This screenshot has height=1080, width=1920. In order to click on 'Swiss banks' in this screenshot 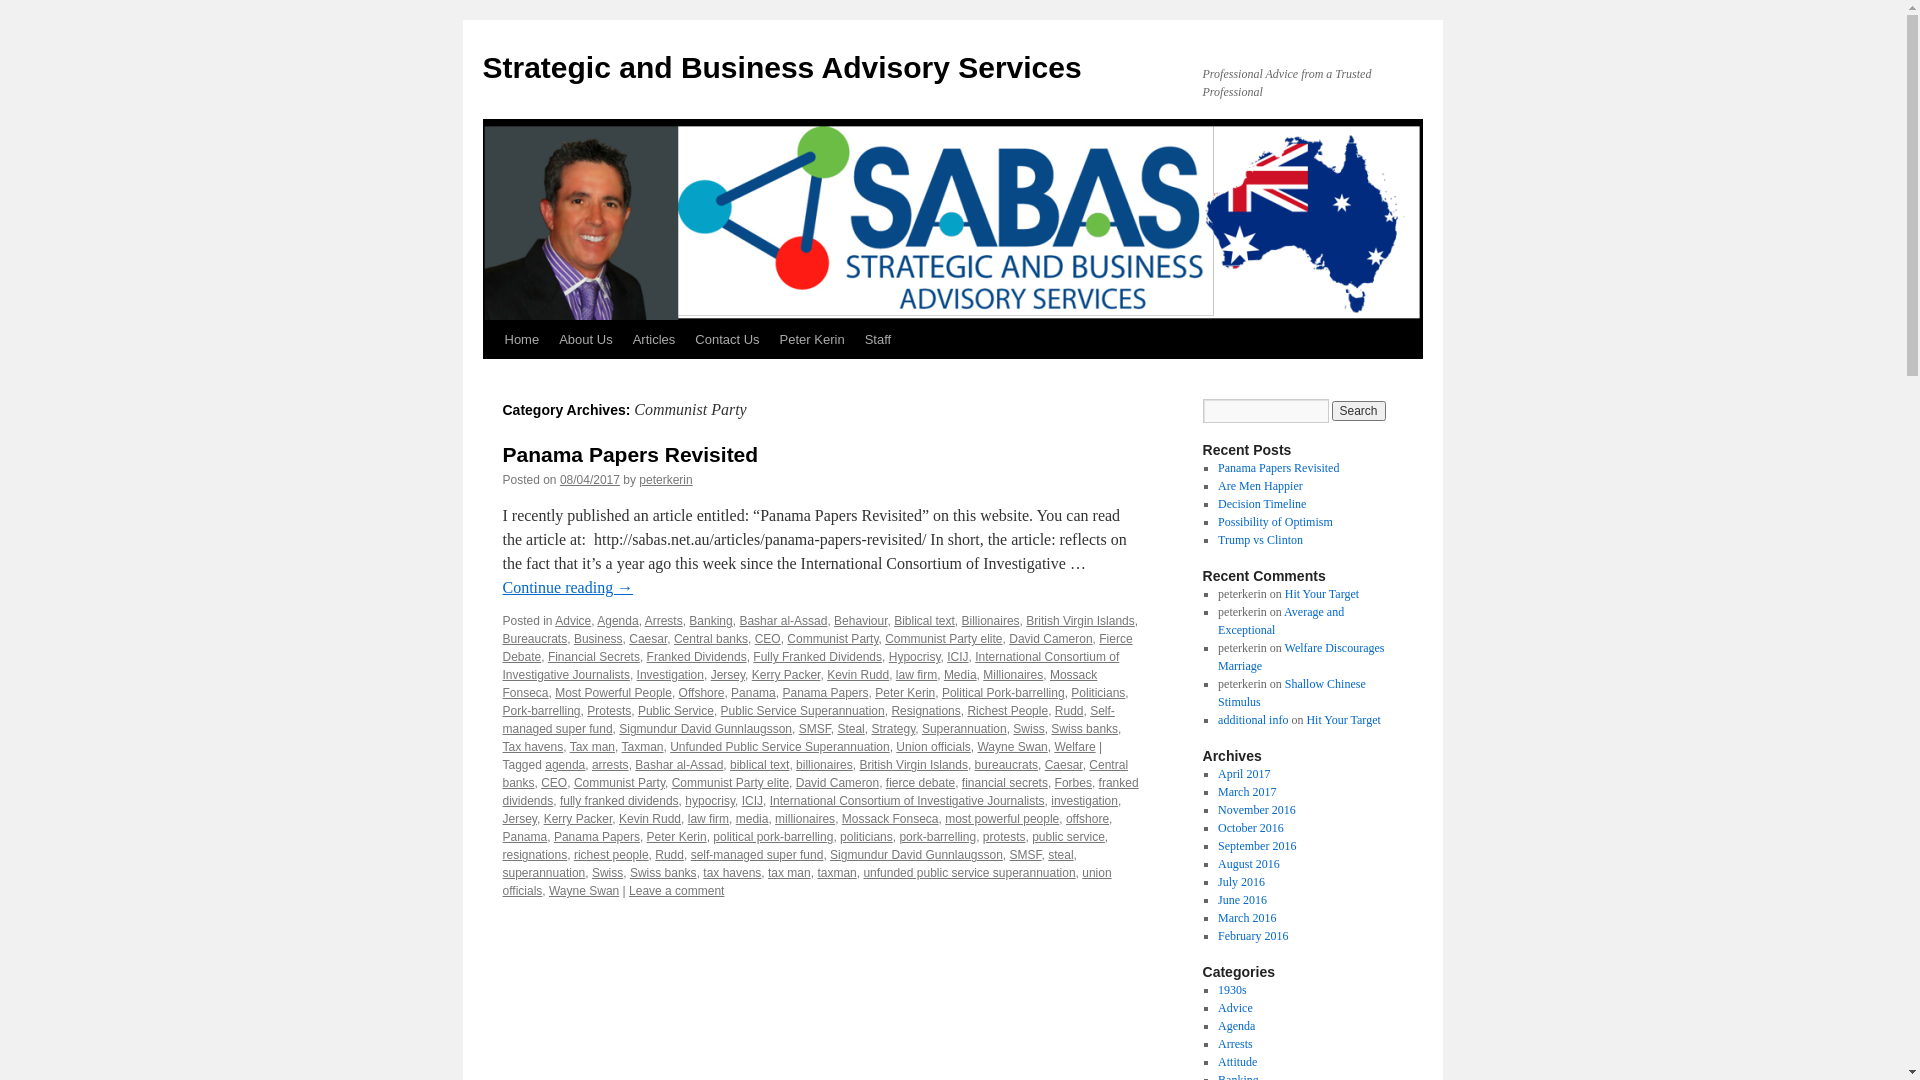, I will do `click(663, 871)`.